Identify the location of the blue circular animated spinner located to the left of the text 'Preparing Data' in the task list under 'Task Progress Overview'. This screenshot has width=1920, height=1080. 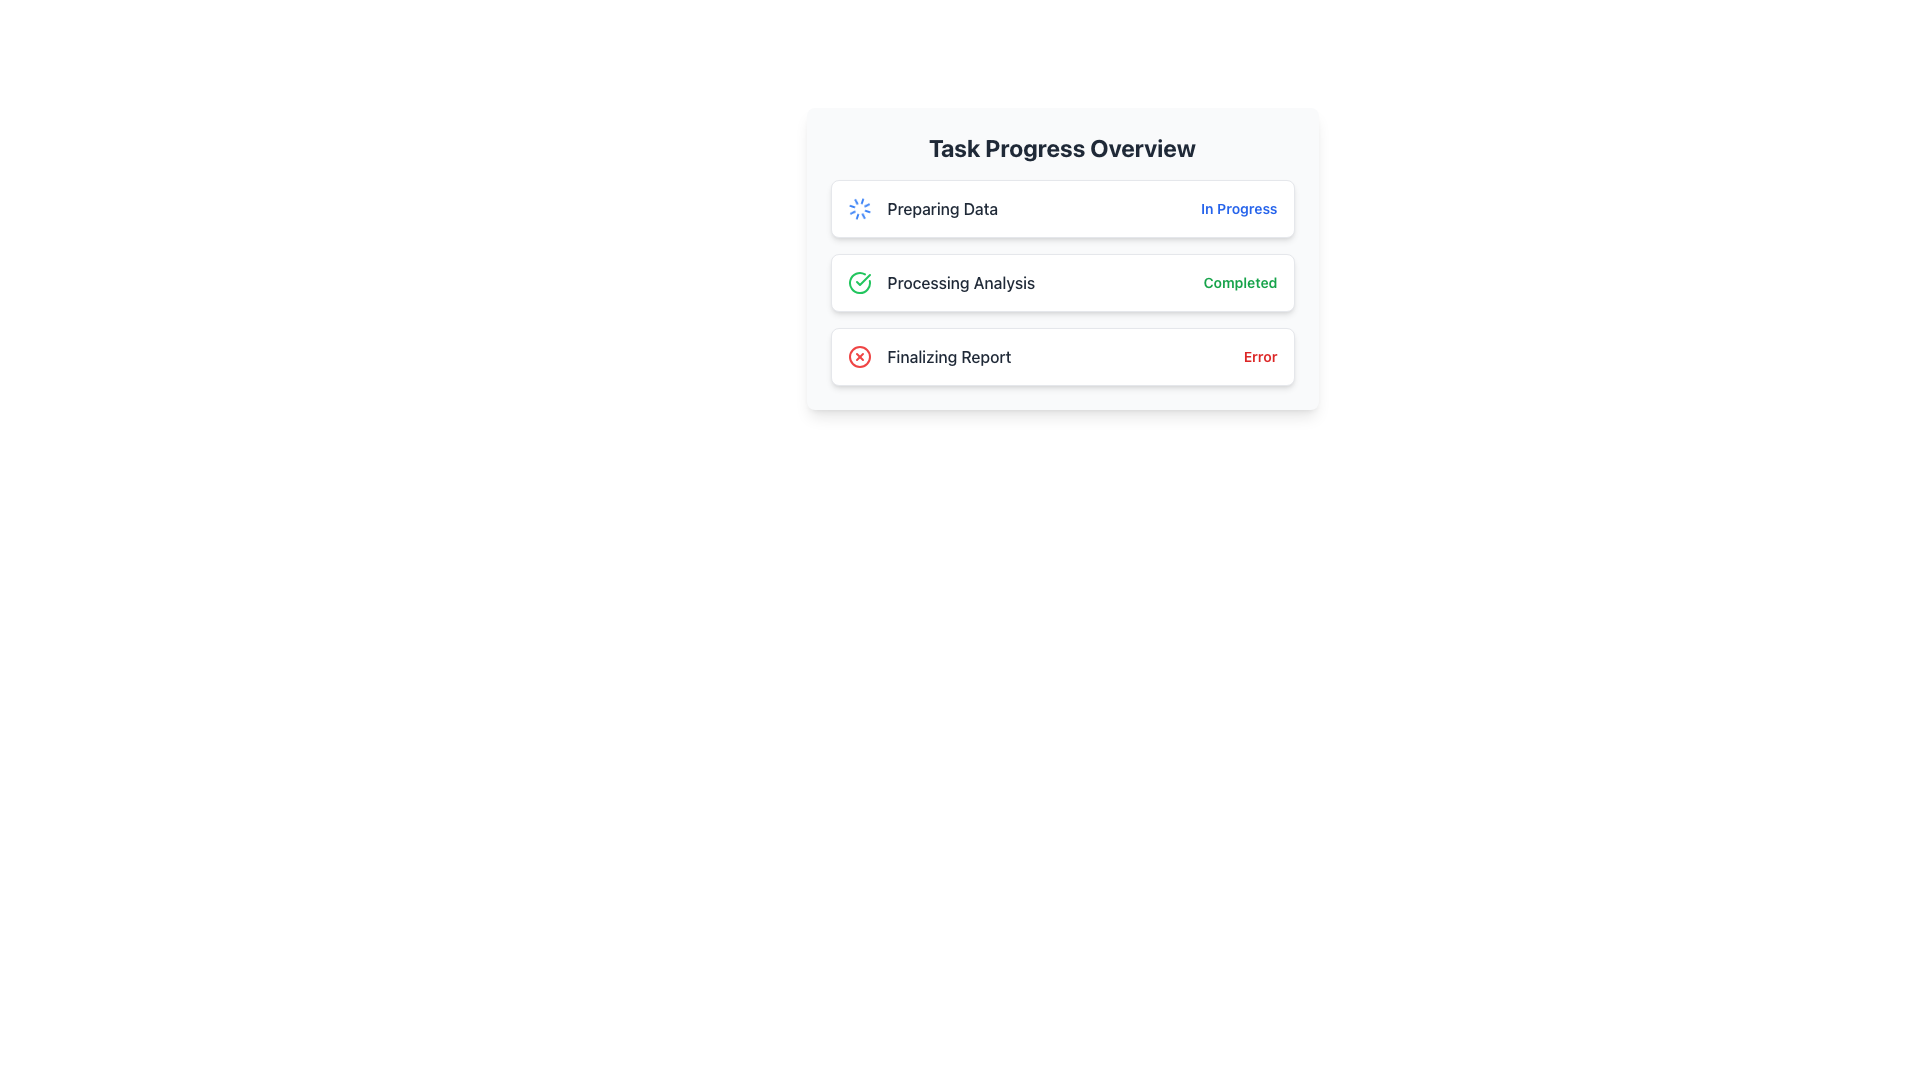
(859, 208).